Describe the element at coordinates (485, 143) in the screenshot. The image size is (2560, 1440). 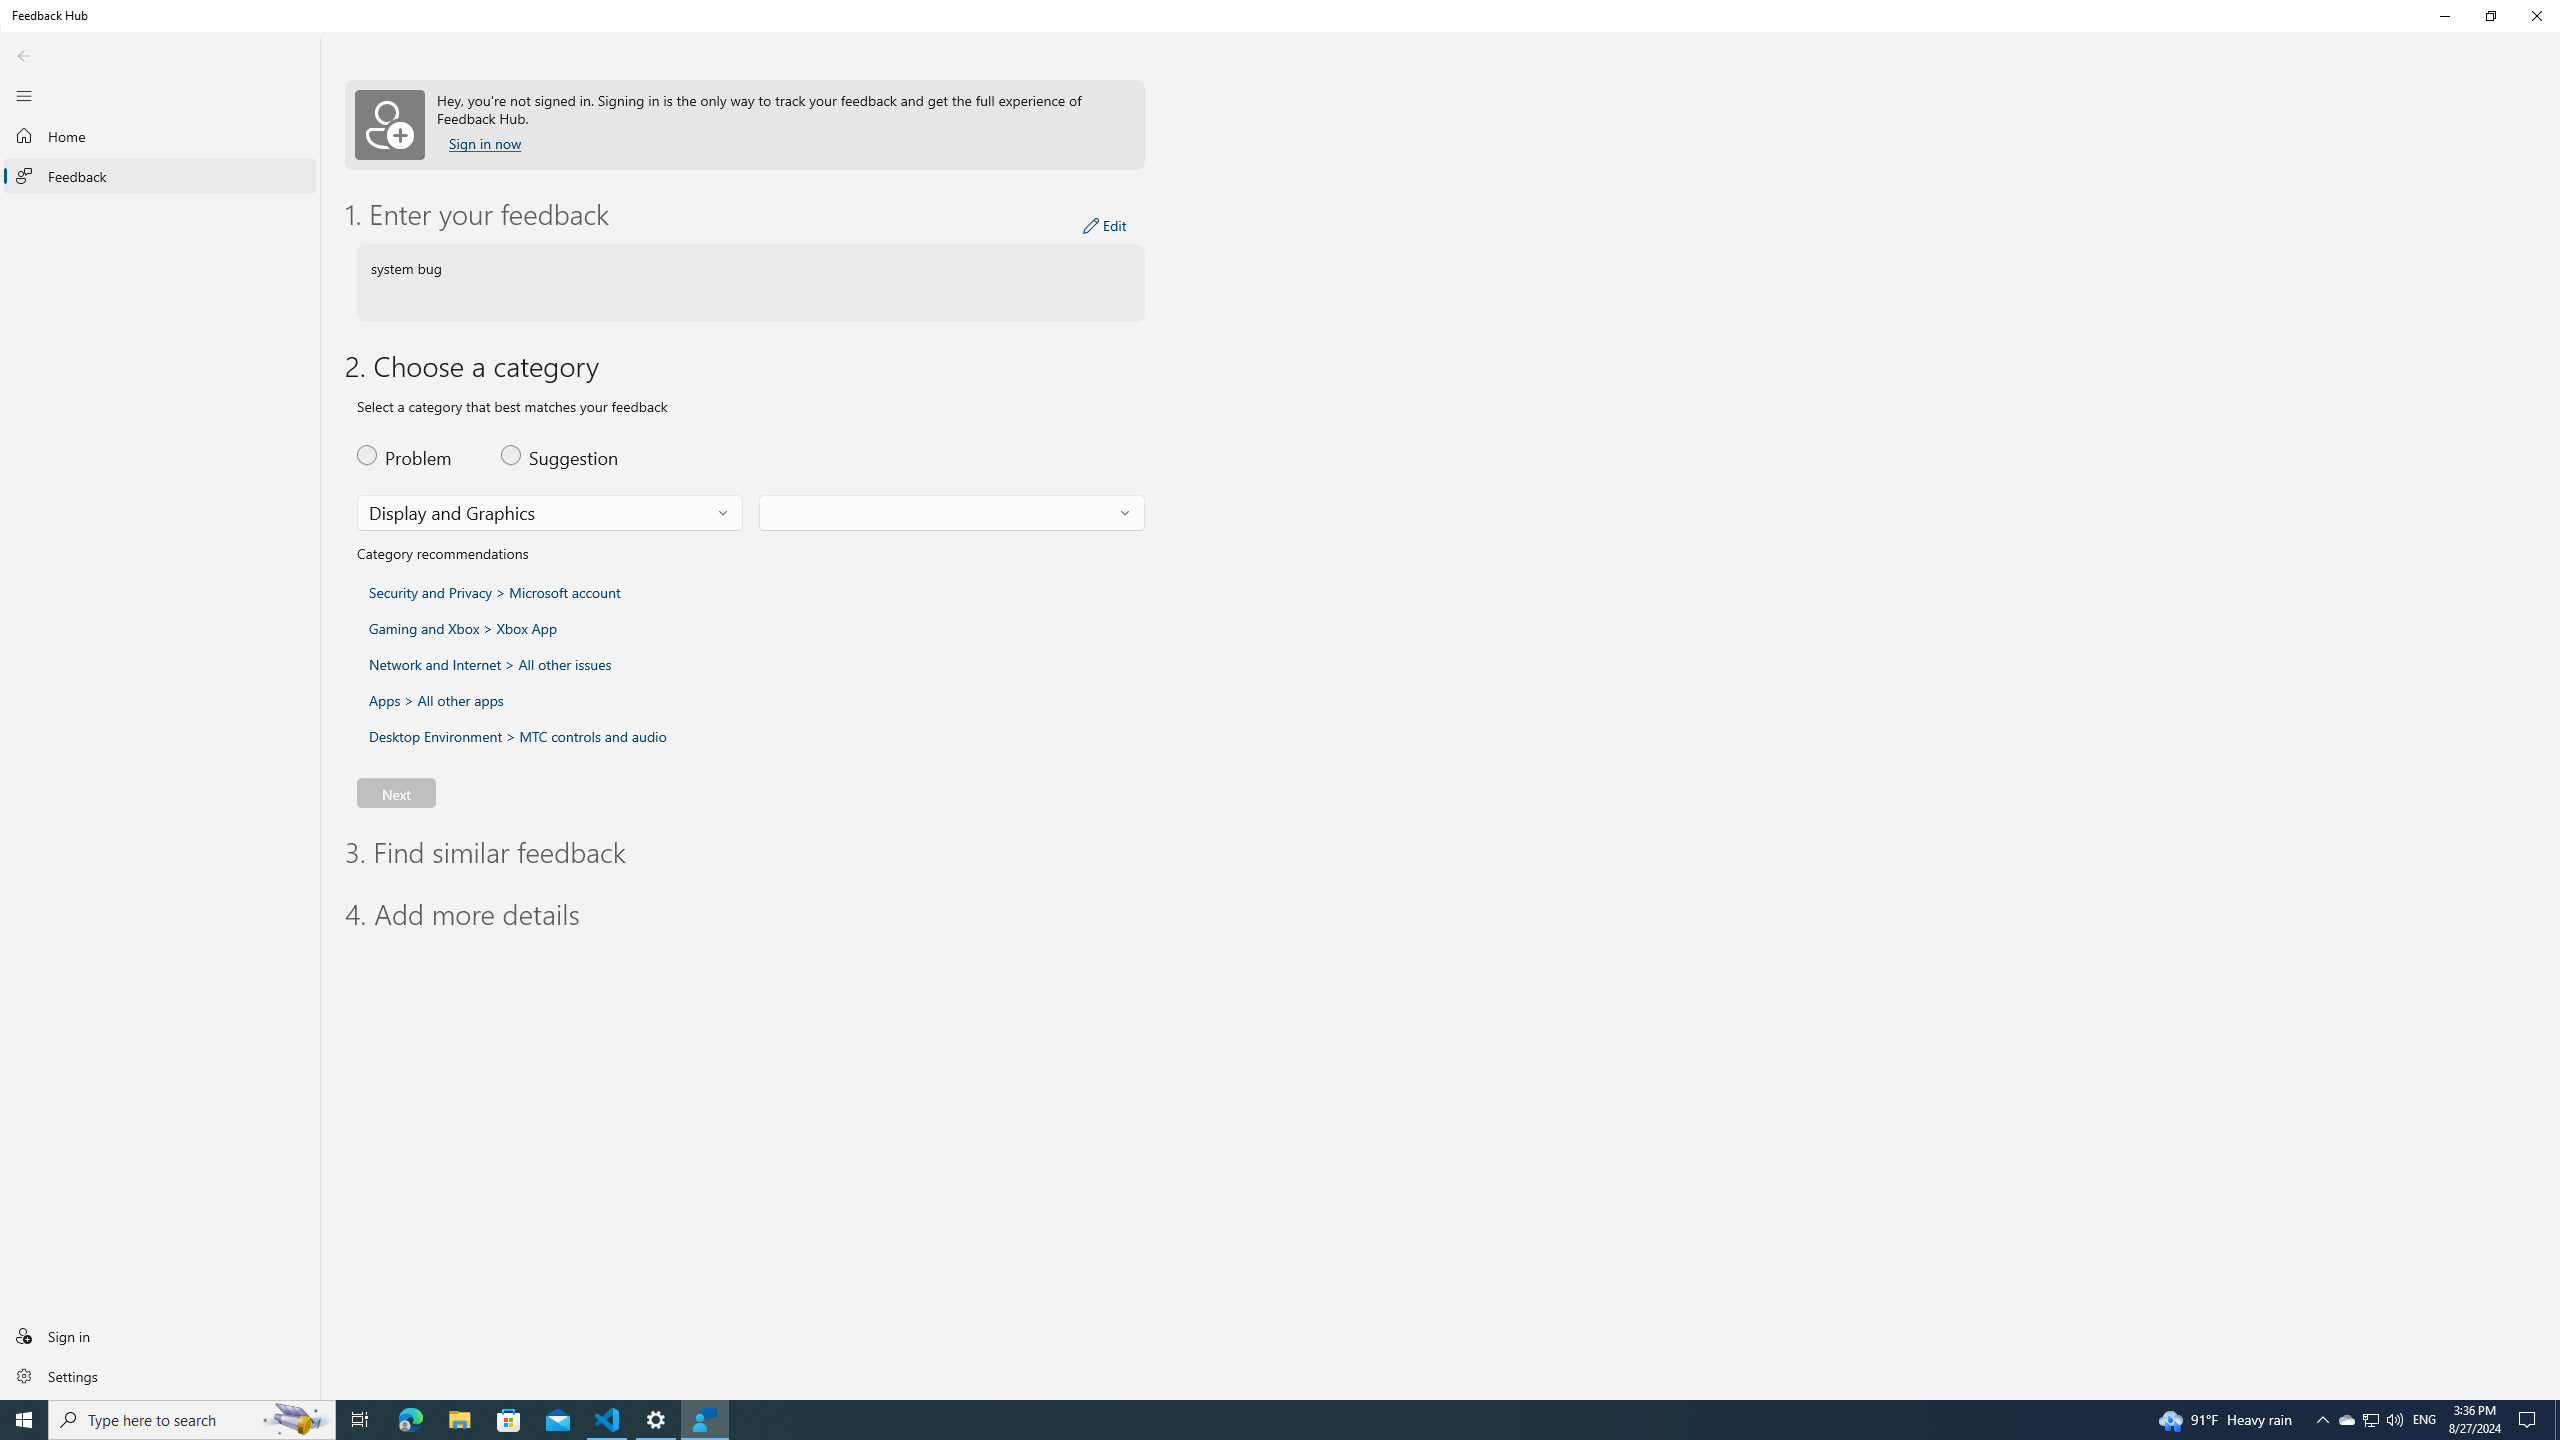
I see `'Sign in now'` at that location.